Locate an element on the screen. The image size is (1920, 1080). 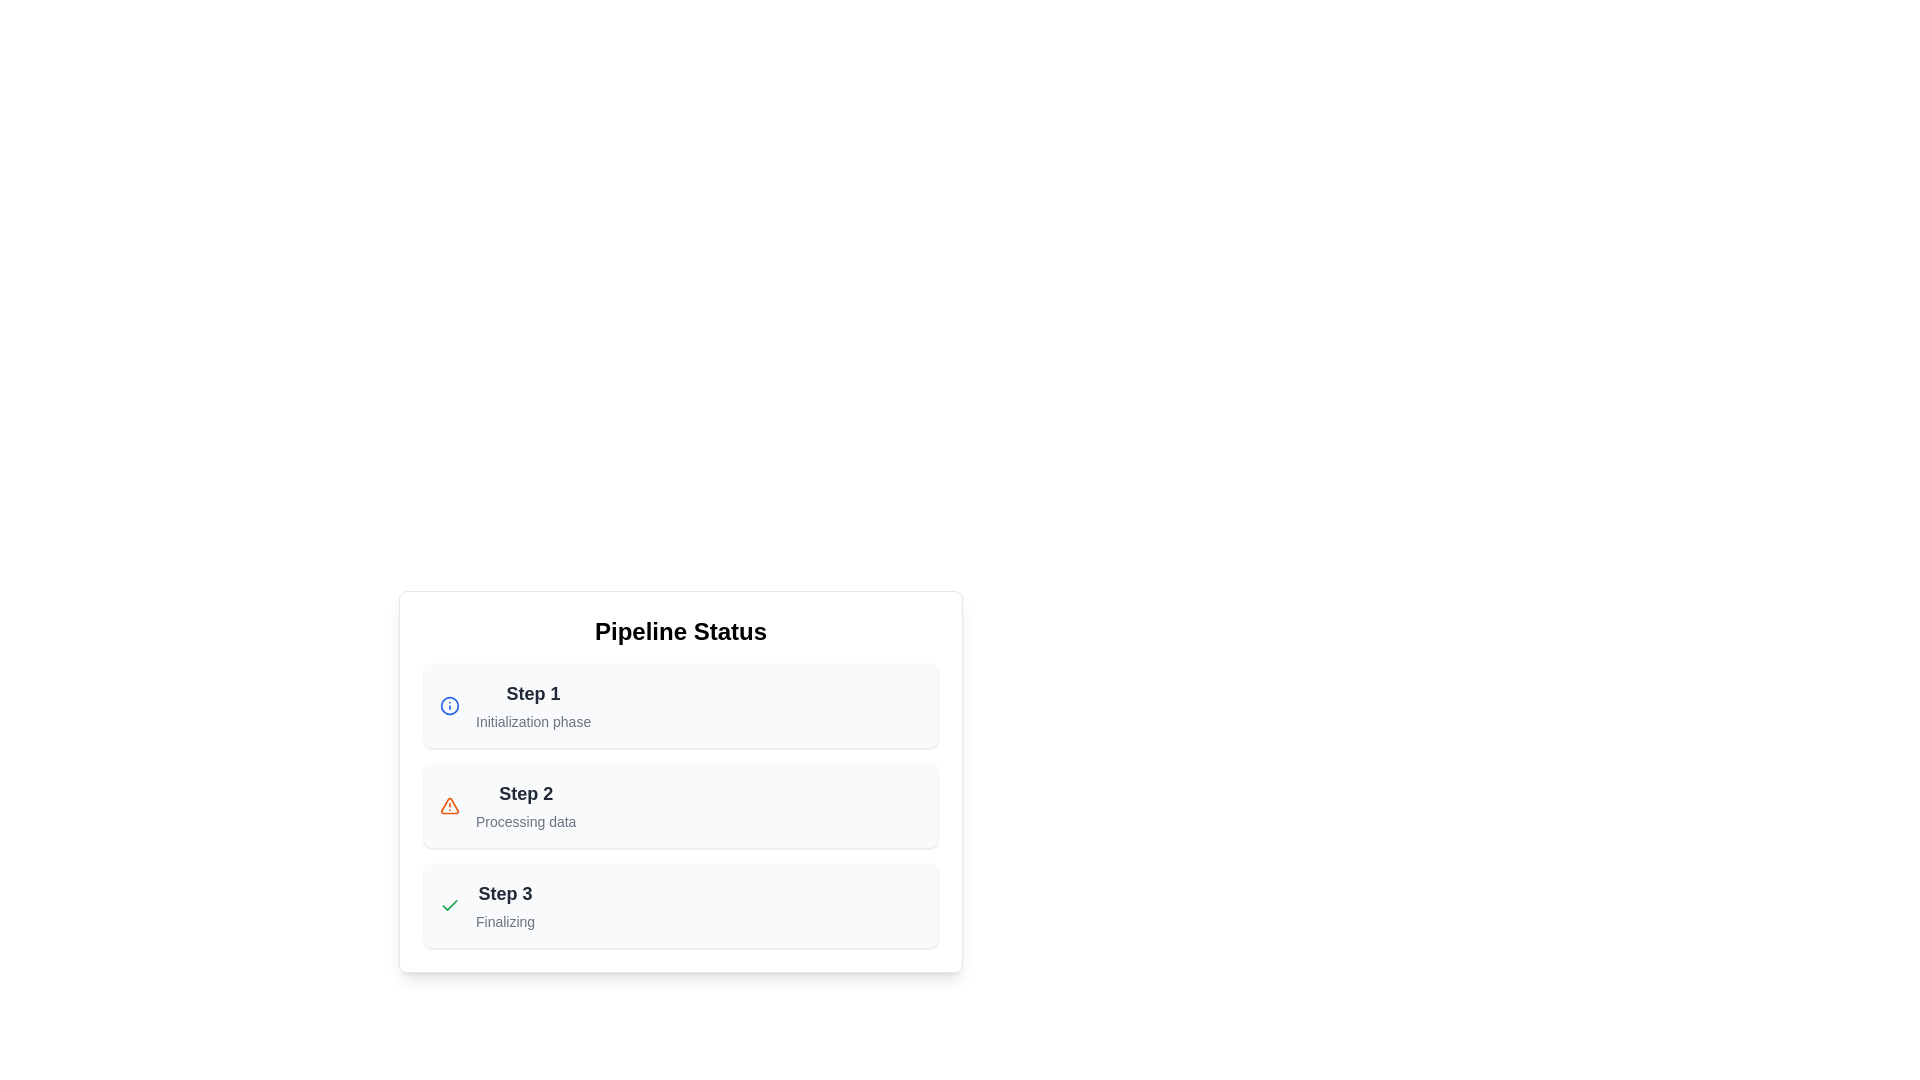
the leftmost icon in the second step of the pipeline status list, which indicates a processing state is located at coordinates (449, 805).